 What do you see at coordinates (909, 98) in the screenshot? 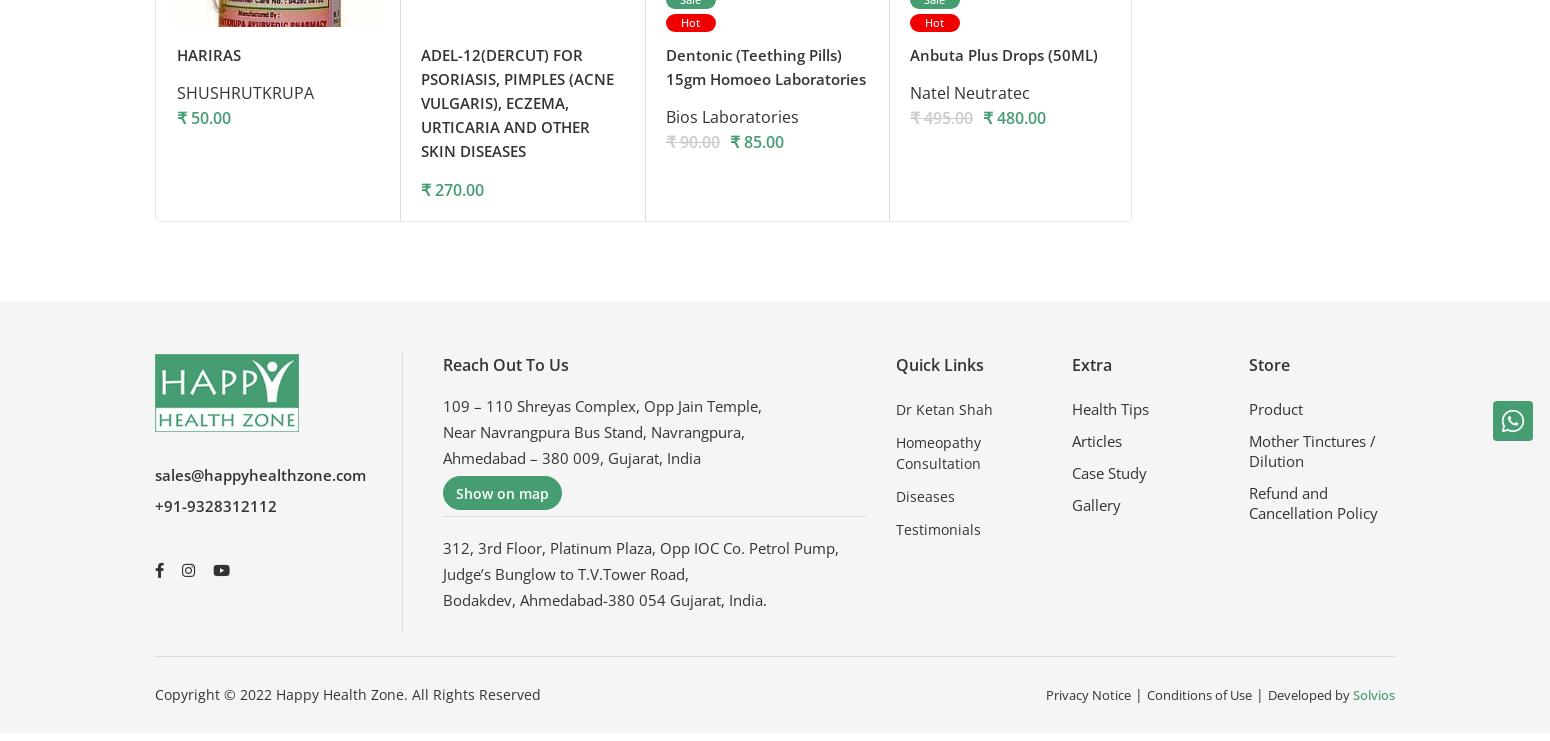
I see `'Natel Neutratec'` at bounding box center [909, 98].